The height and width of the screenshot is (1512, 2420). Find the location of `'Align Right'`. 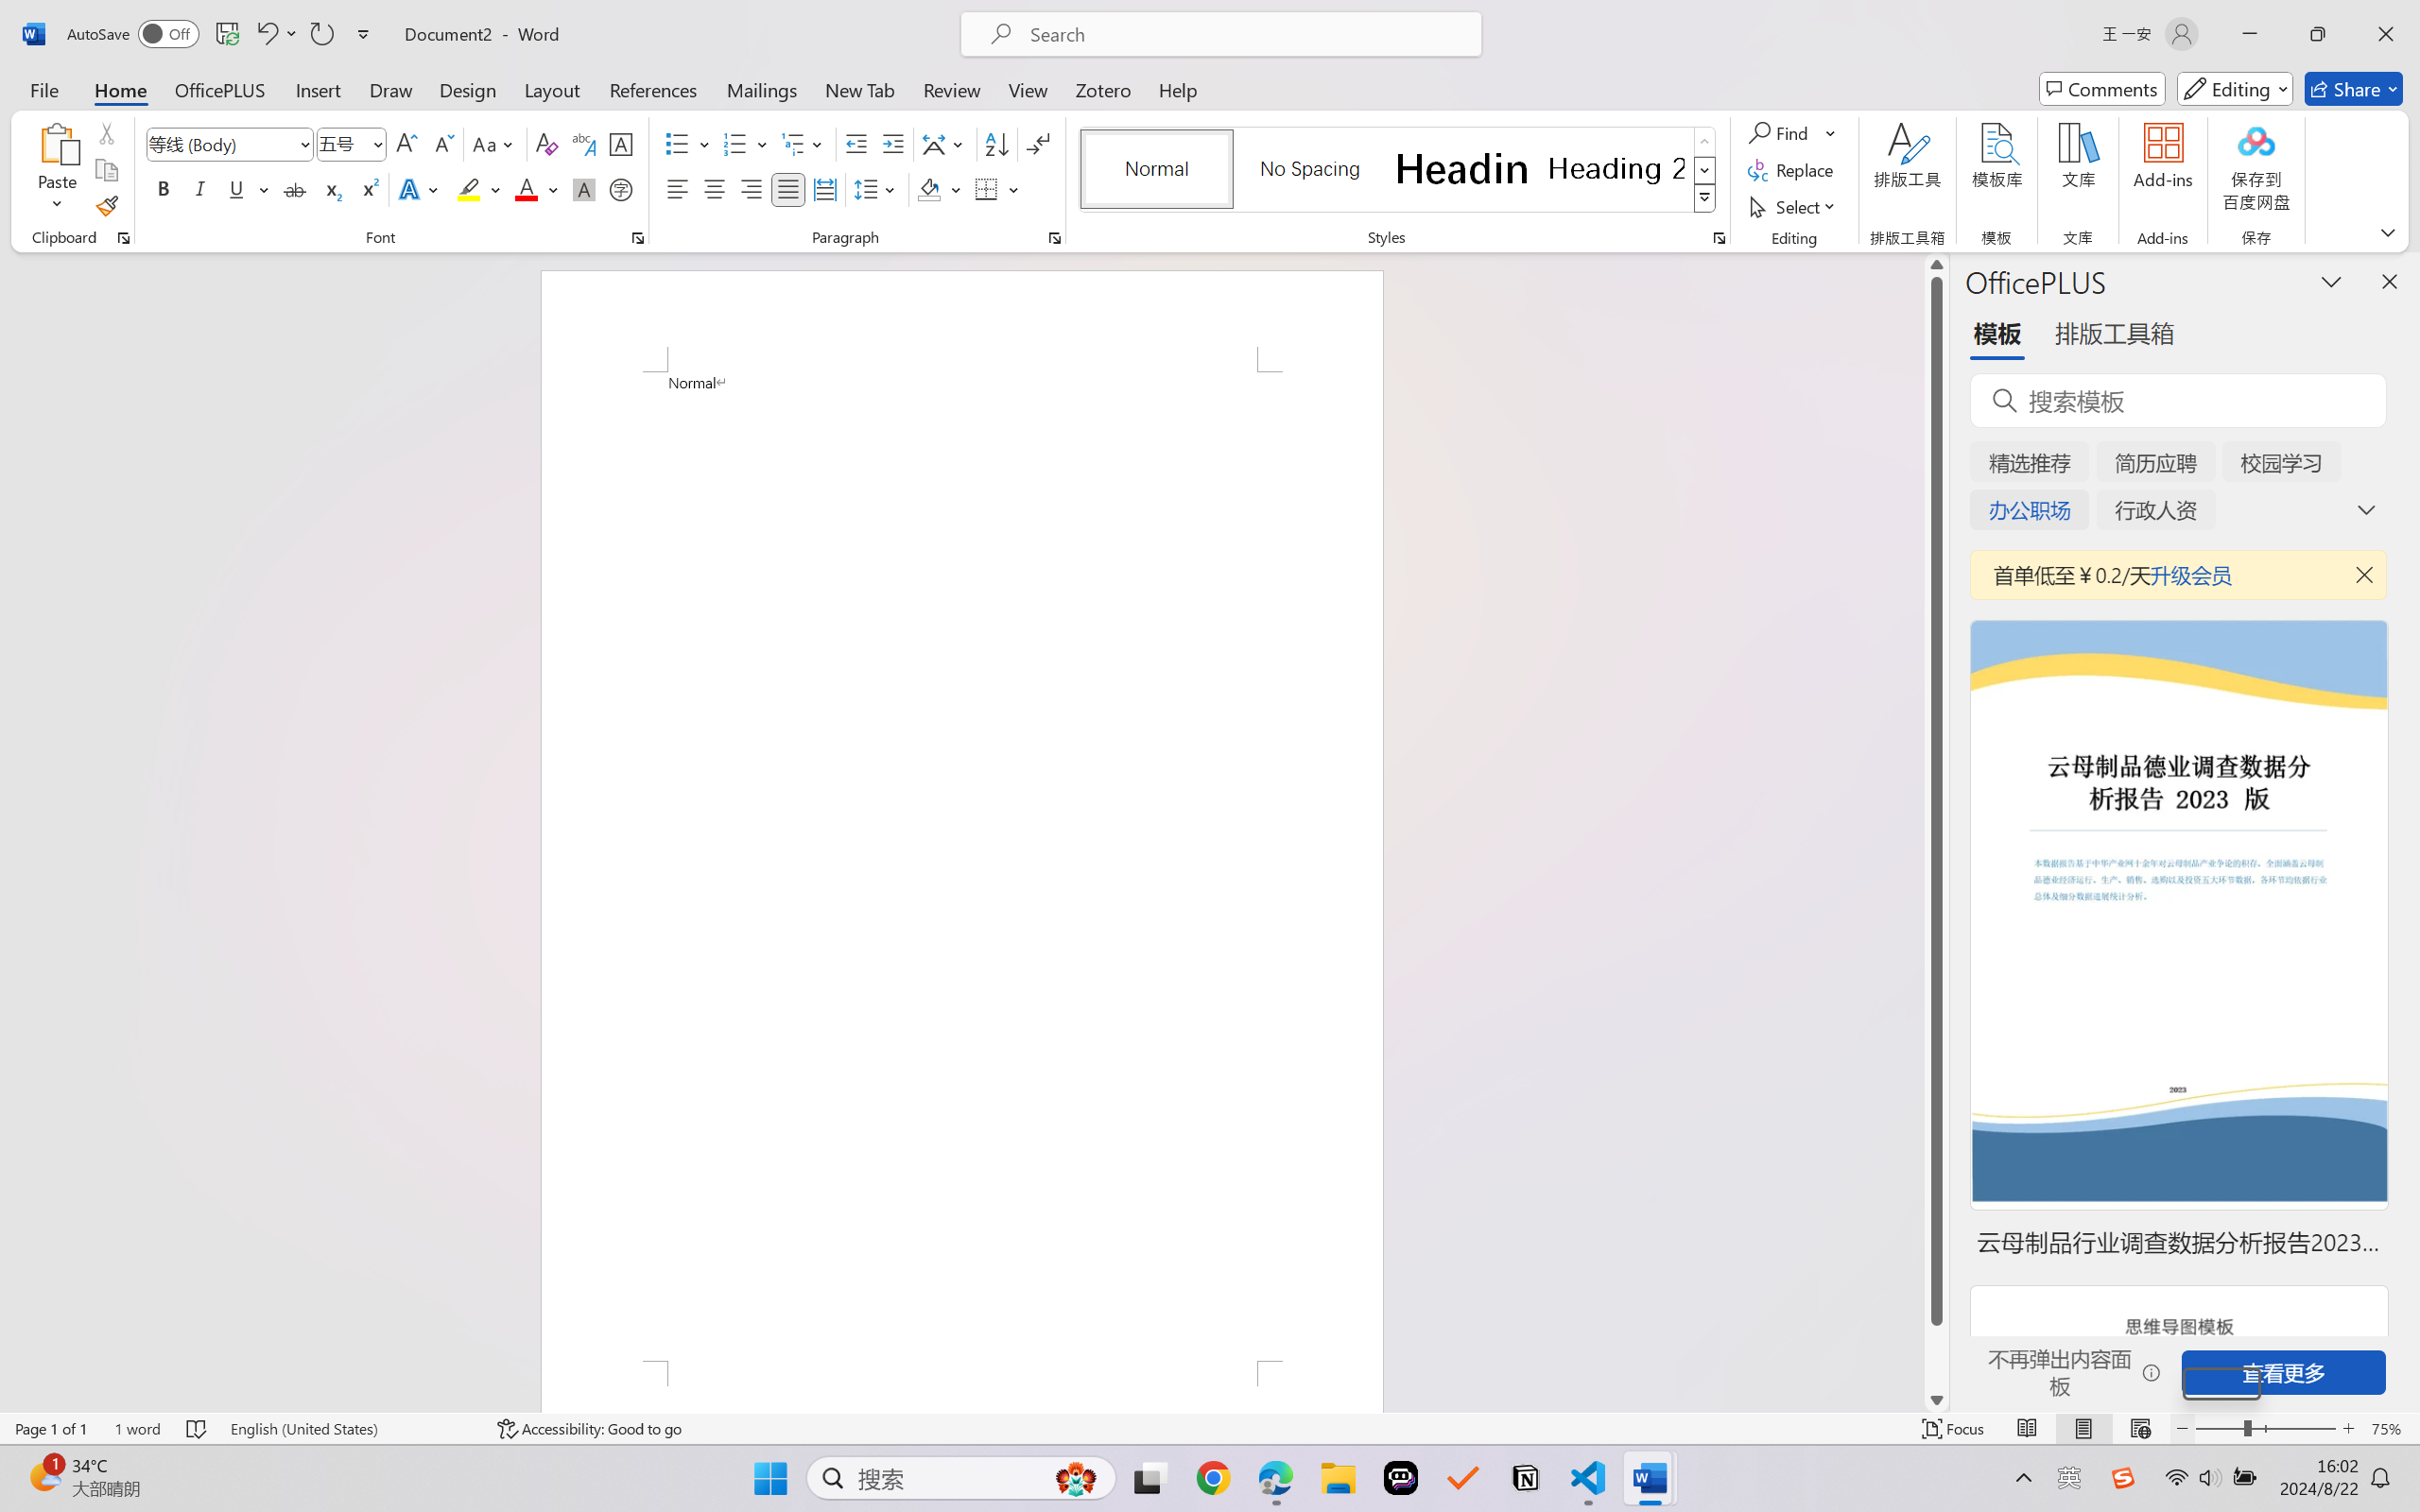

'Align Right' is located at coordinates (752, 188).